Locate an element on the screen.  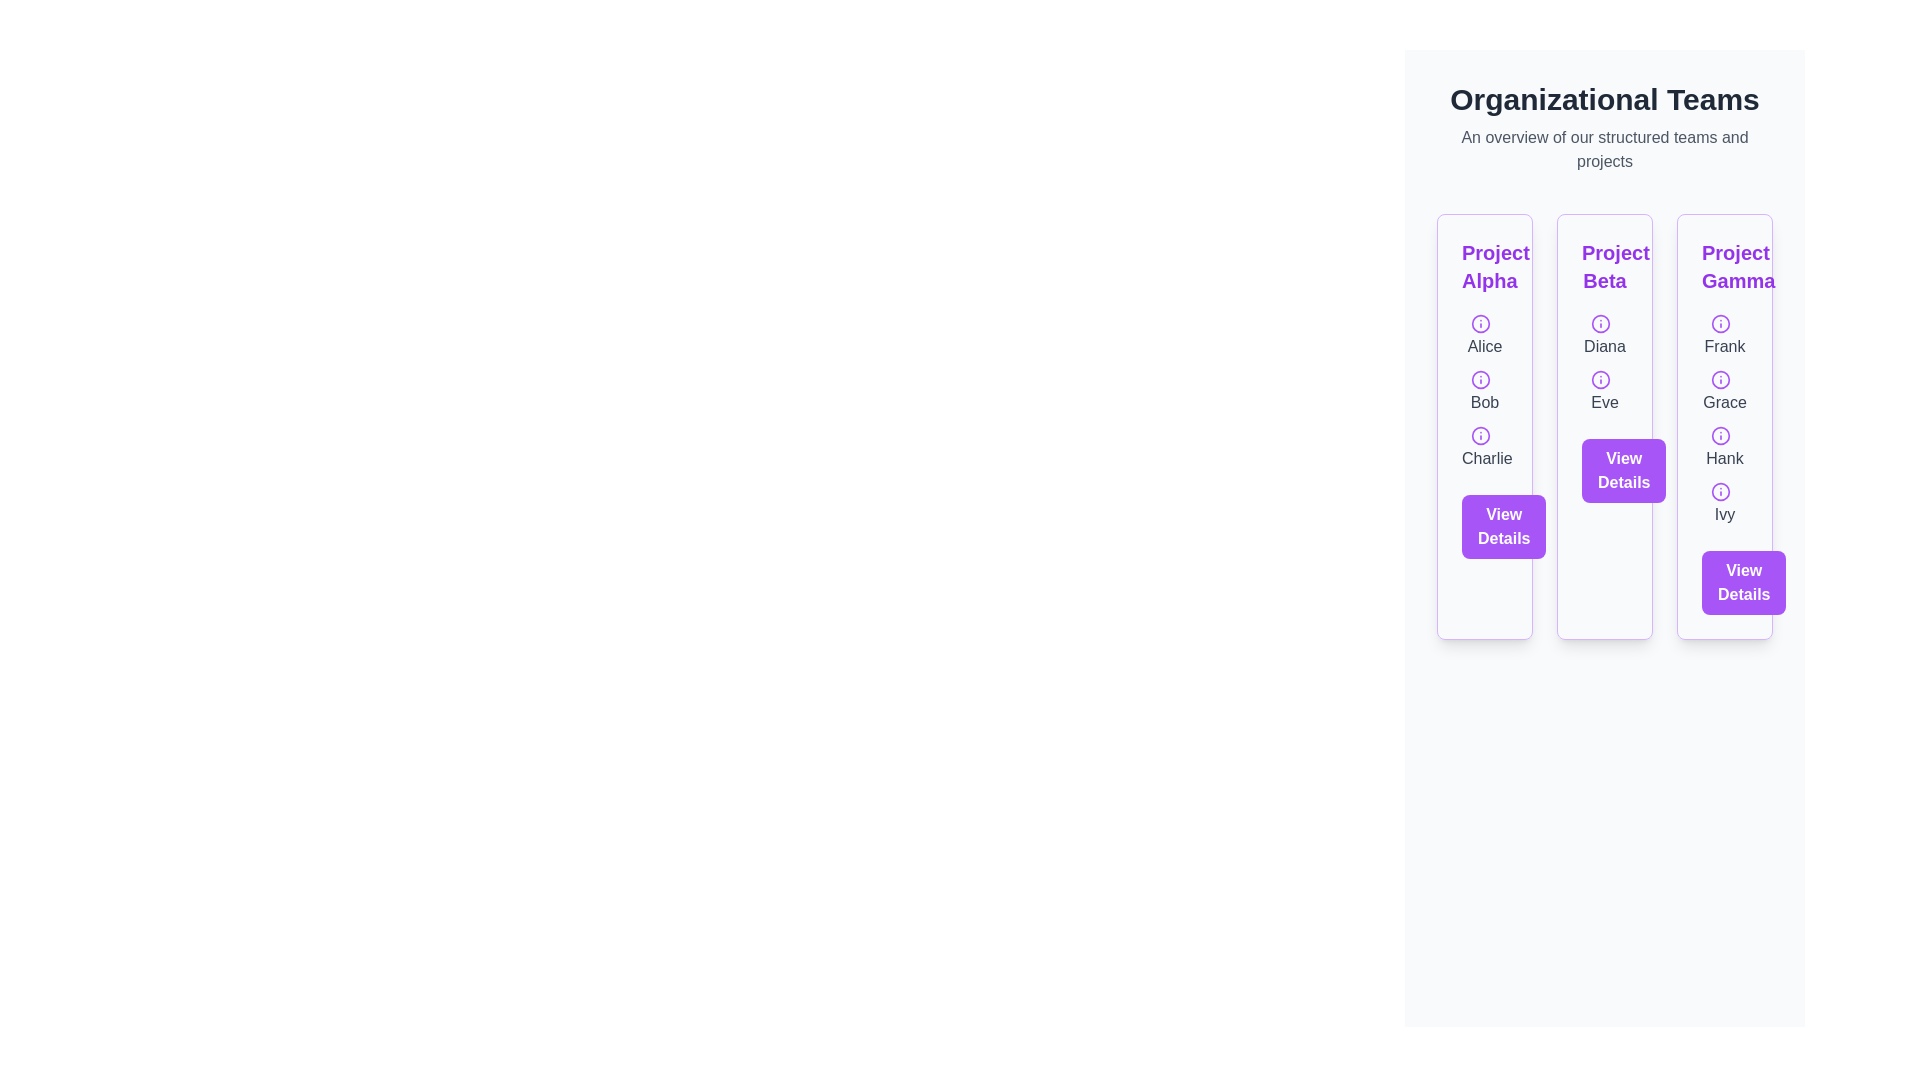
the names in the vertical list of the 'Project Gamma' section is located at coordinates (1723, 418).